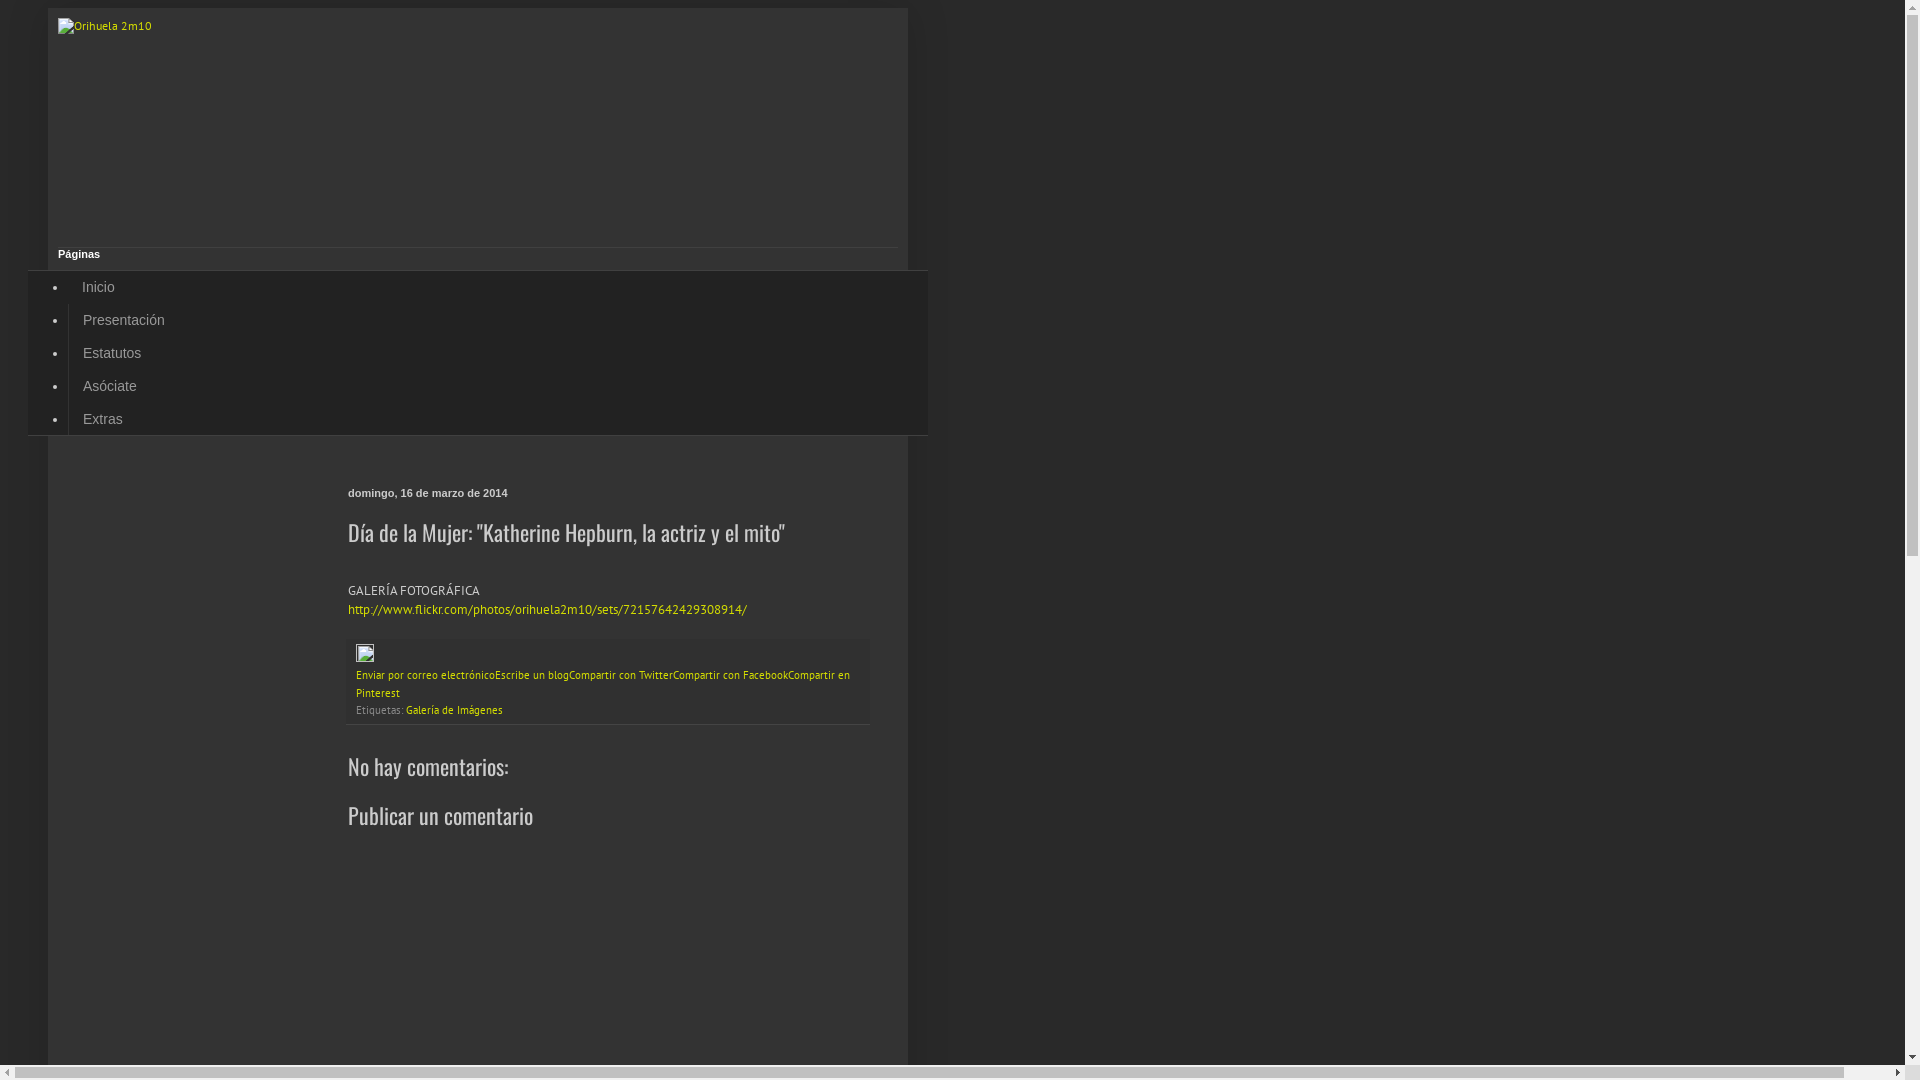 This screenshot has height=1080, width=1920. I want to click on 'Compartir con Twitter', so click(619, 675).